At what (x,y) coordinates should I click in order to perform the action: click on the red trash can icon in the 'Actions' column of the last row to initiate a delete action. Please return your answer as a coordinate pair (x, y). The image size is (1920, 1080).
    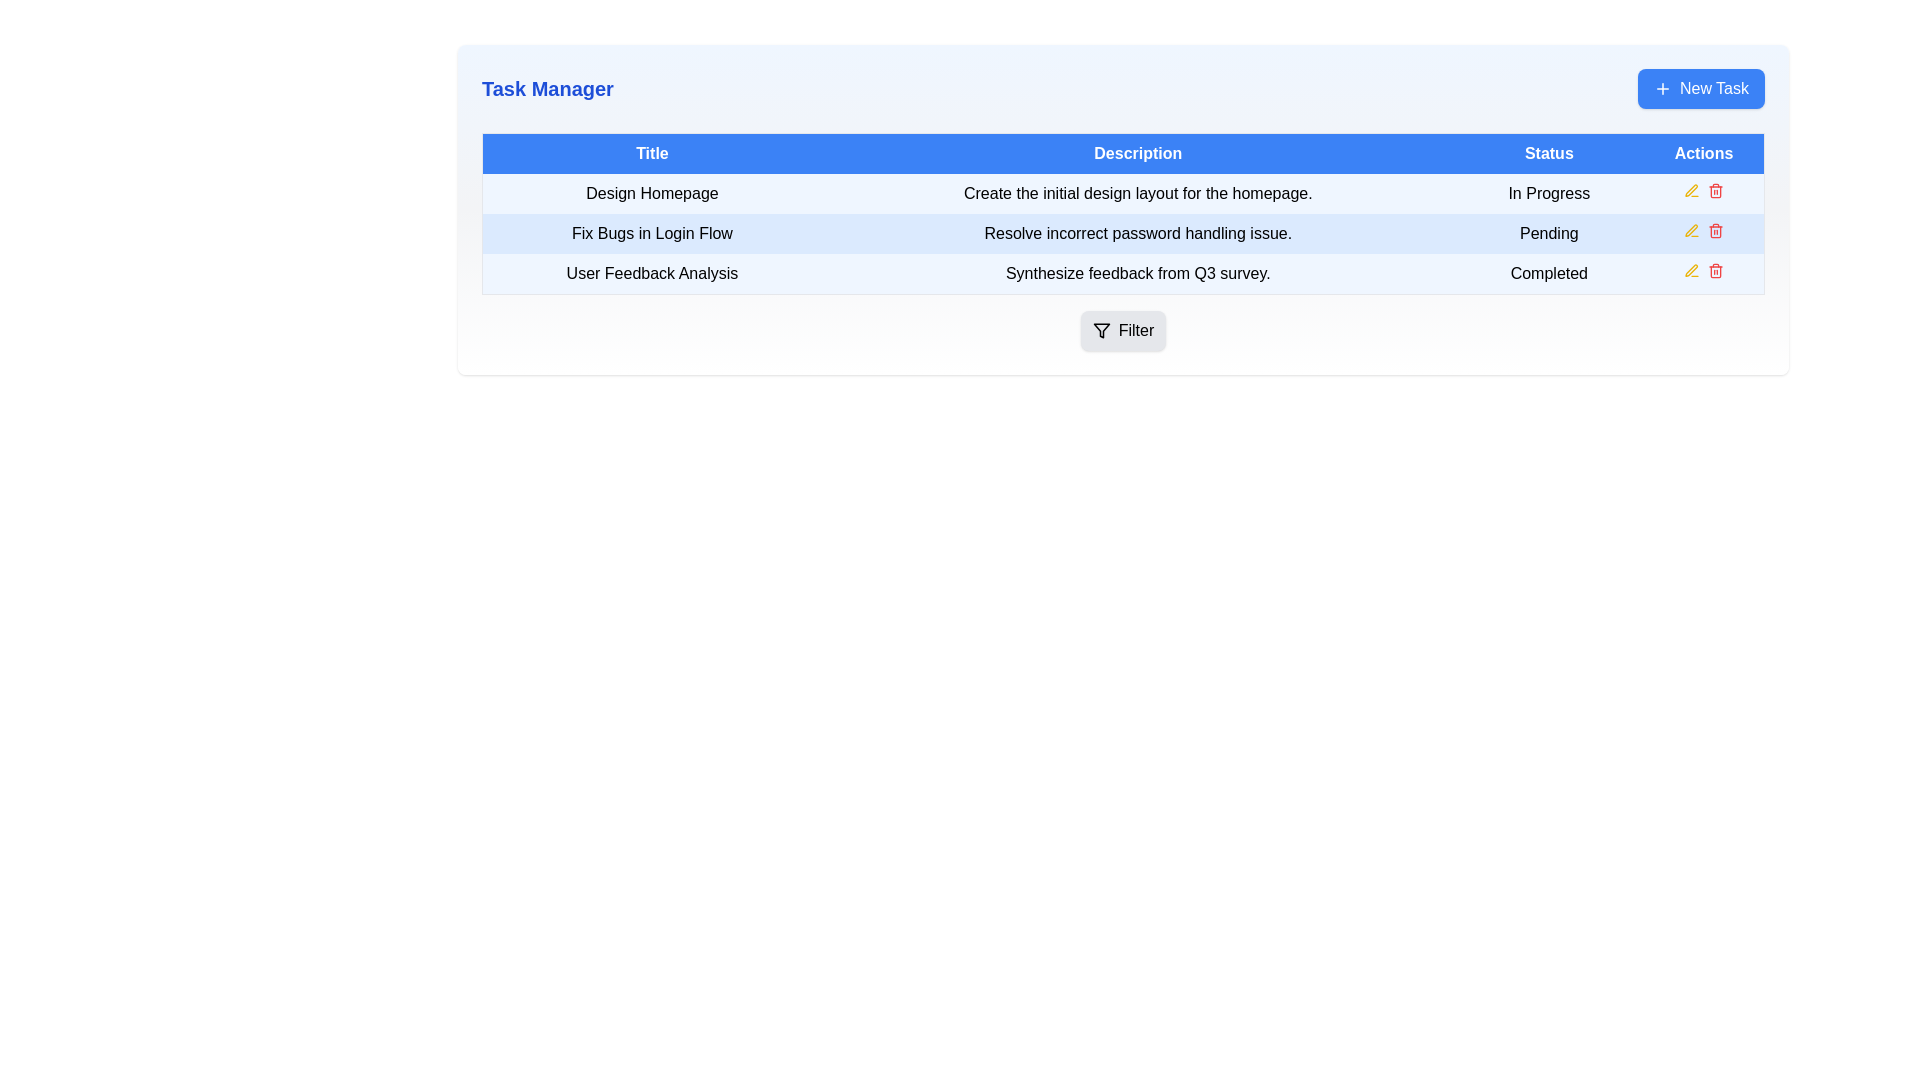
    Looking at the image, I should click on (1714, 270).